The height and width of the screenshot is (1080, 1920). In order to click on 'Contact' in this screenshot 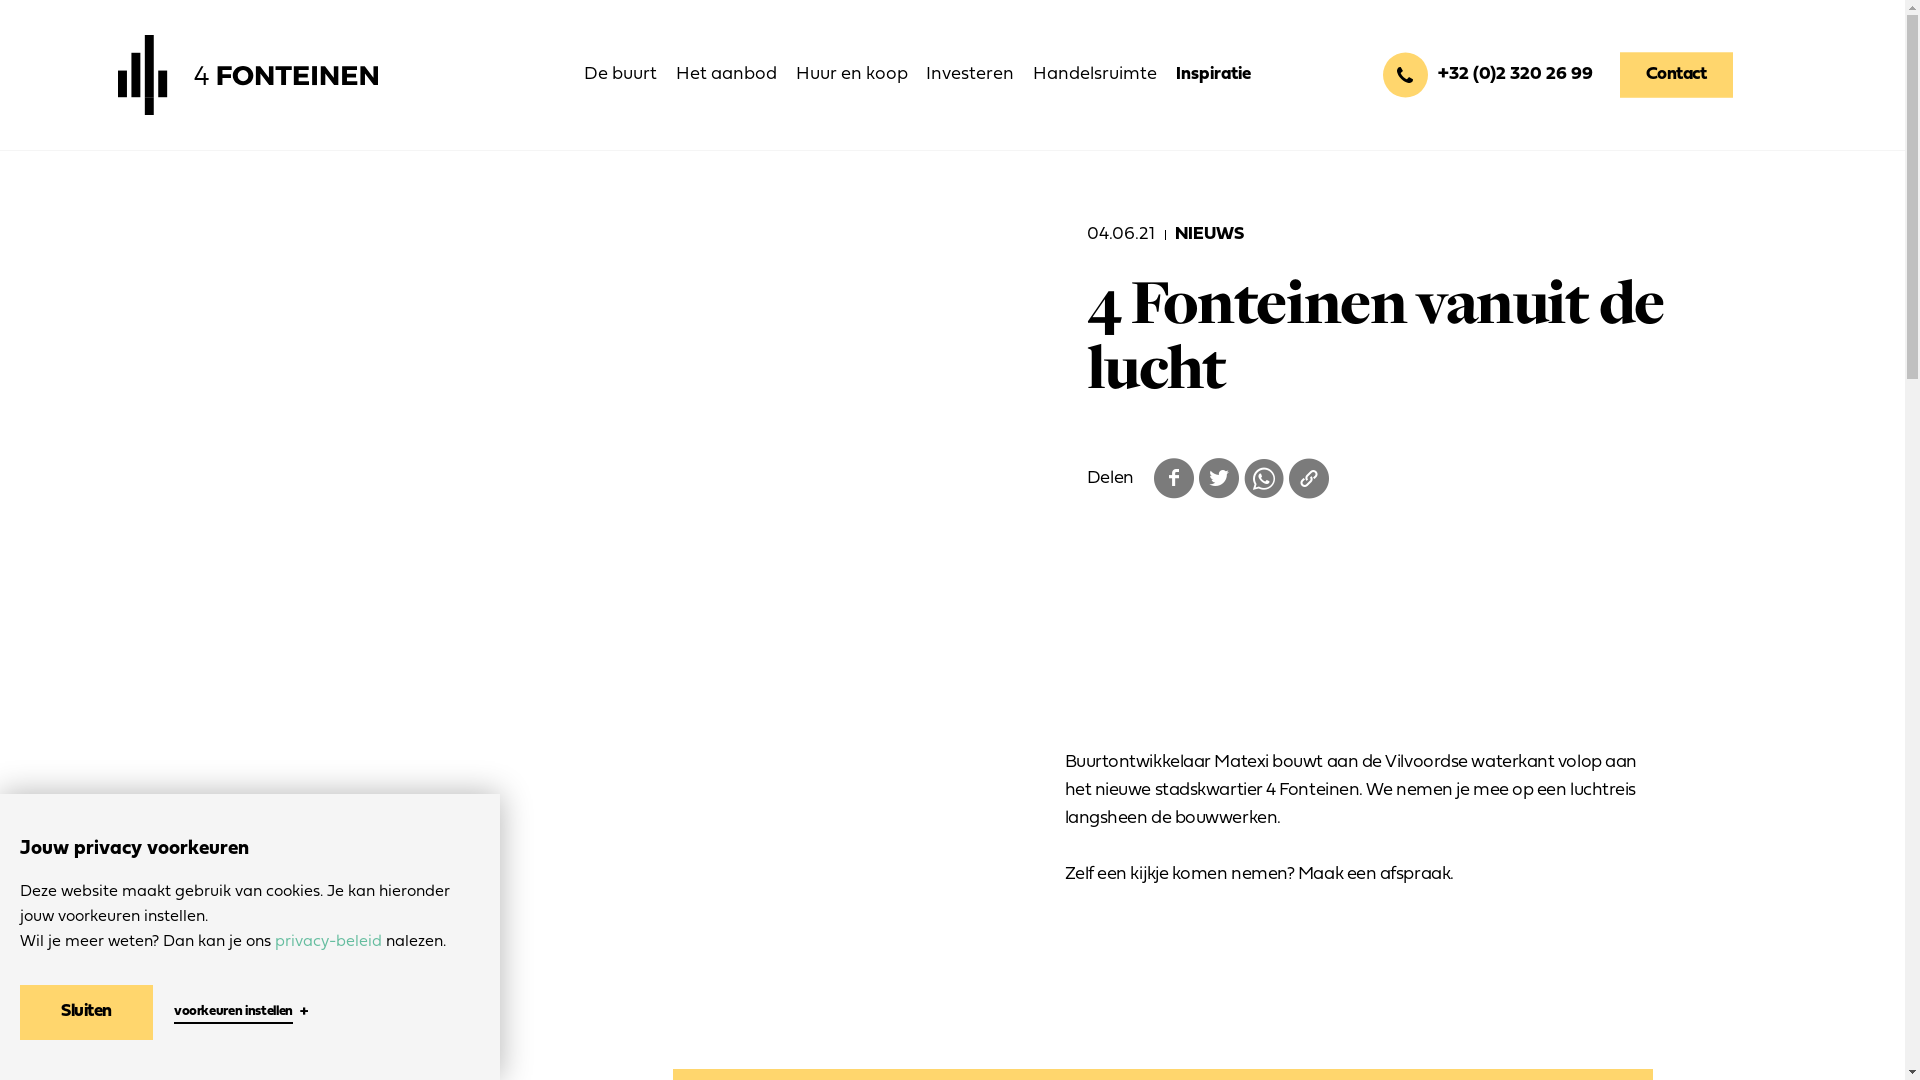, I will do `click(1620, 74)`.